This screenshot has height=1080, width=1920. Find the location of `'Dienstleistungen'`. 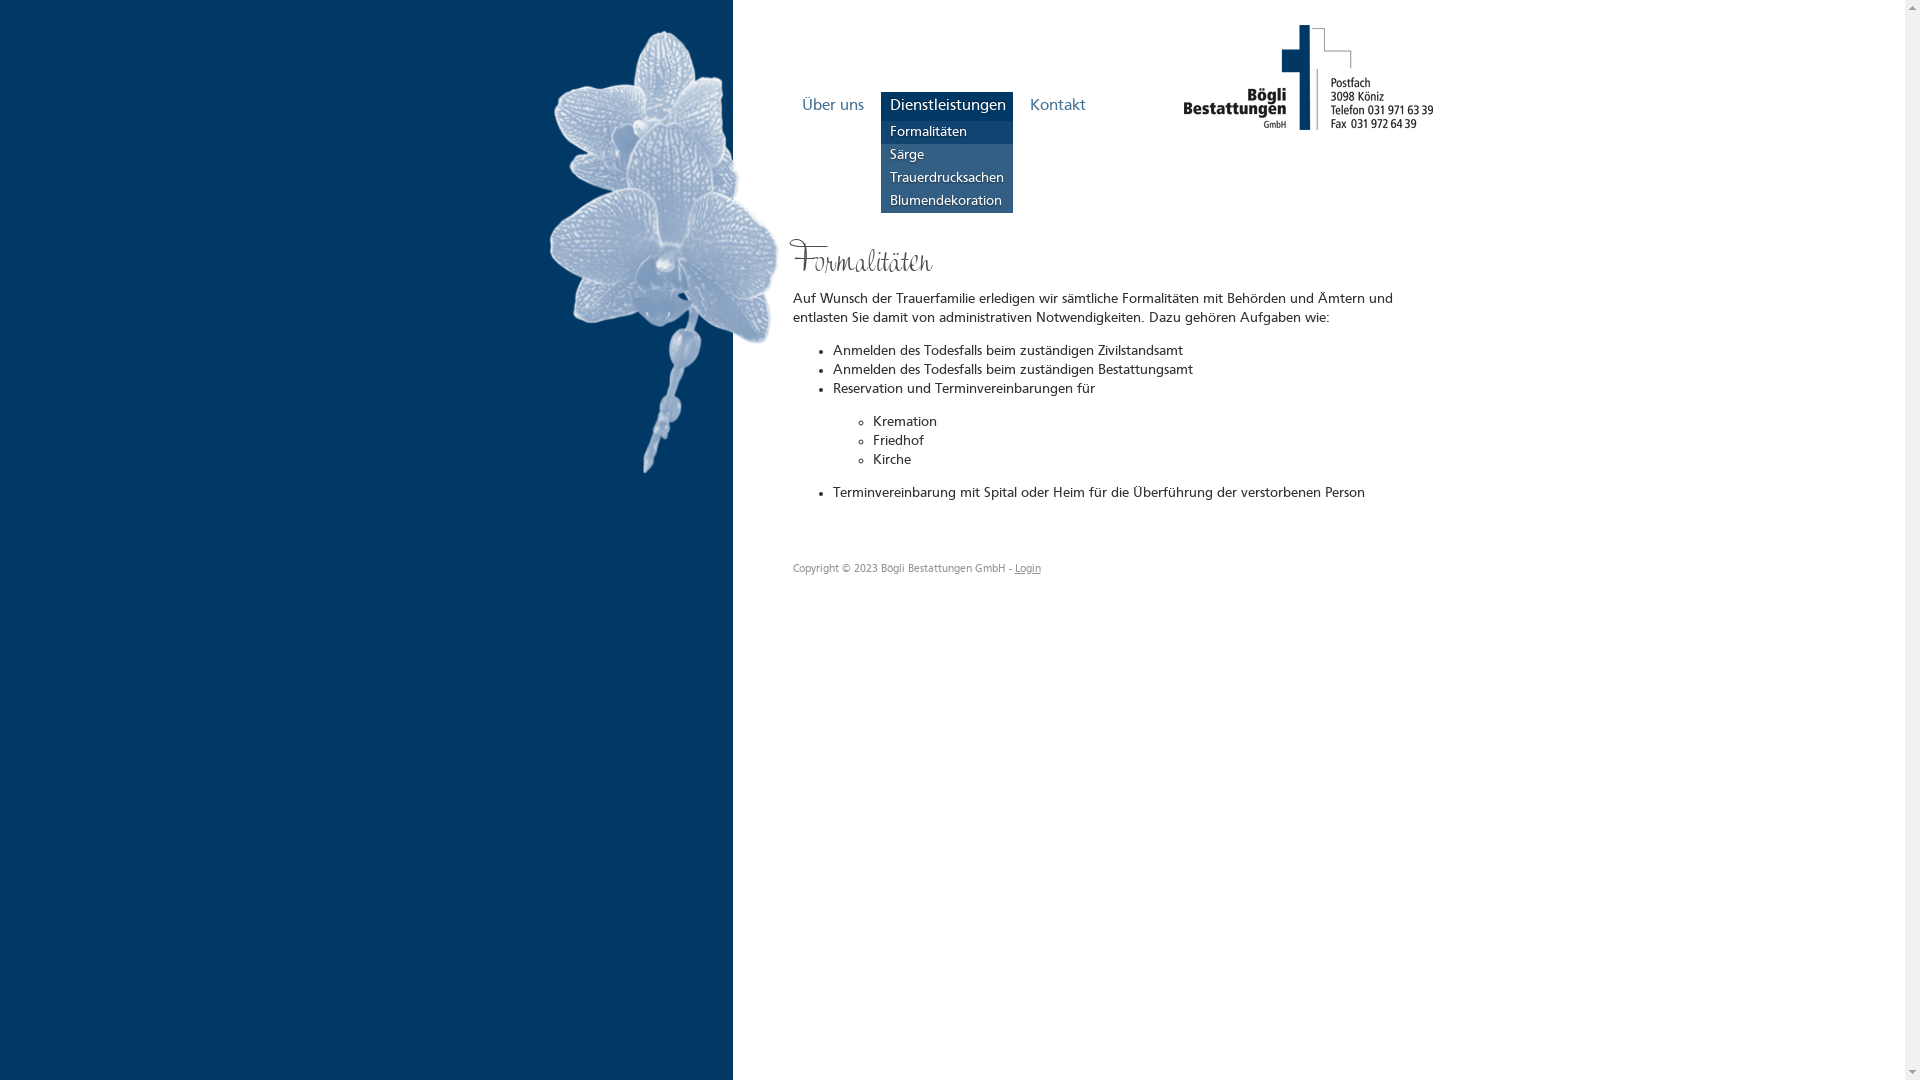

'Dienstleistungen' is located at coordinates (879, 106).